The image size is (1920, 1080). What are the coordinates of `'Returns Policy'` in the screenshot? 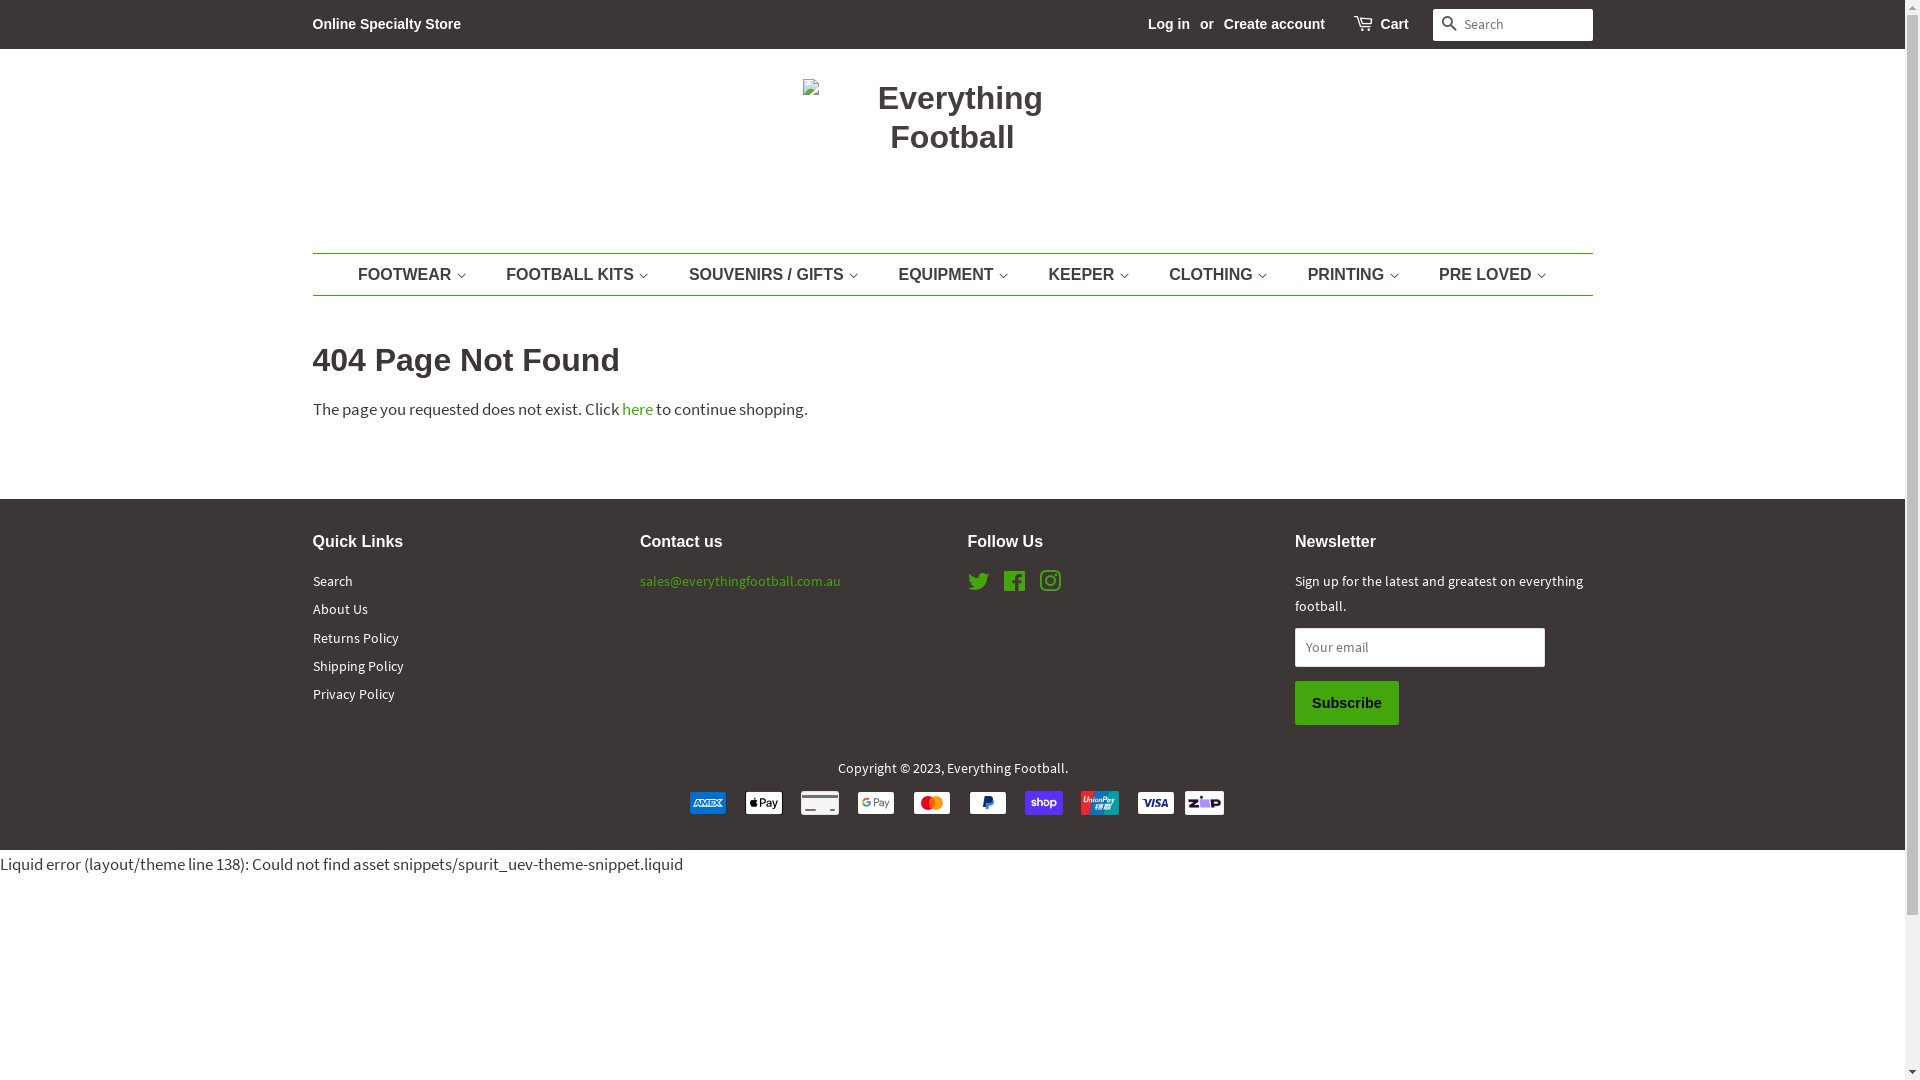 It's located at (355, 637).